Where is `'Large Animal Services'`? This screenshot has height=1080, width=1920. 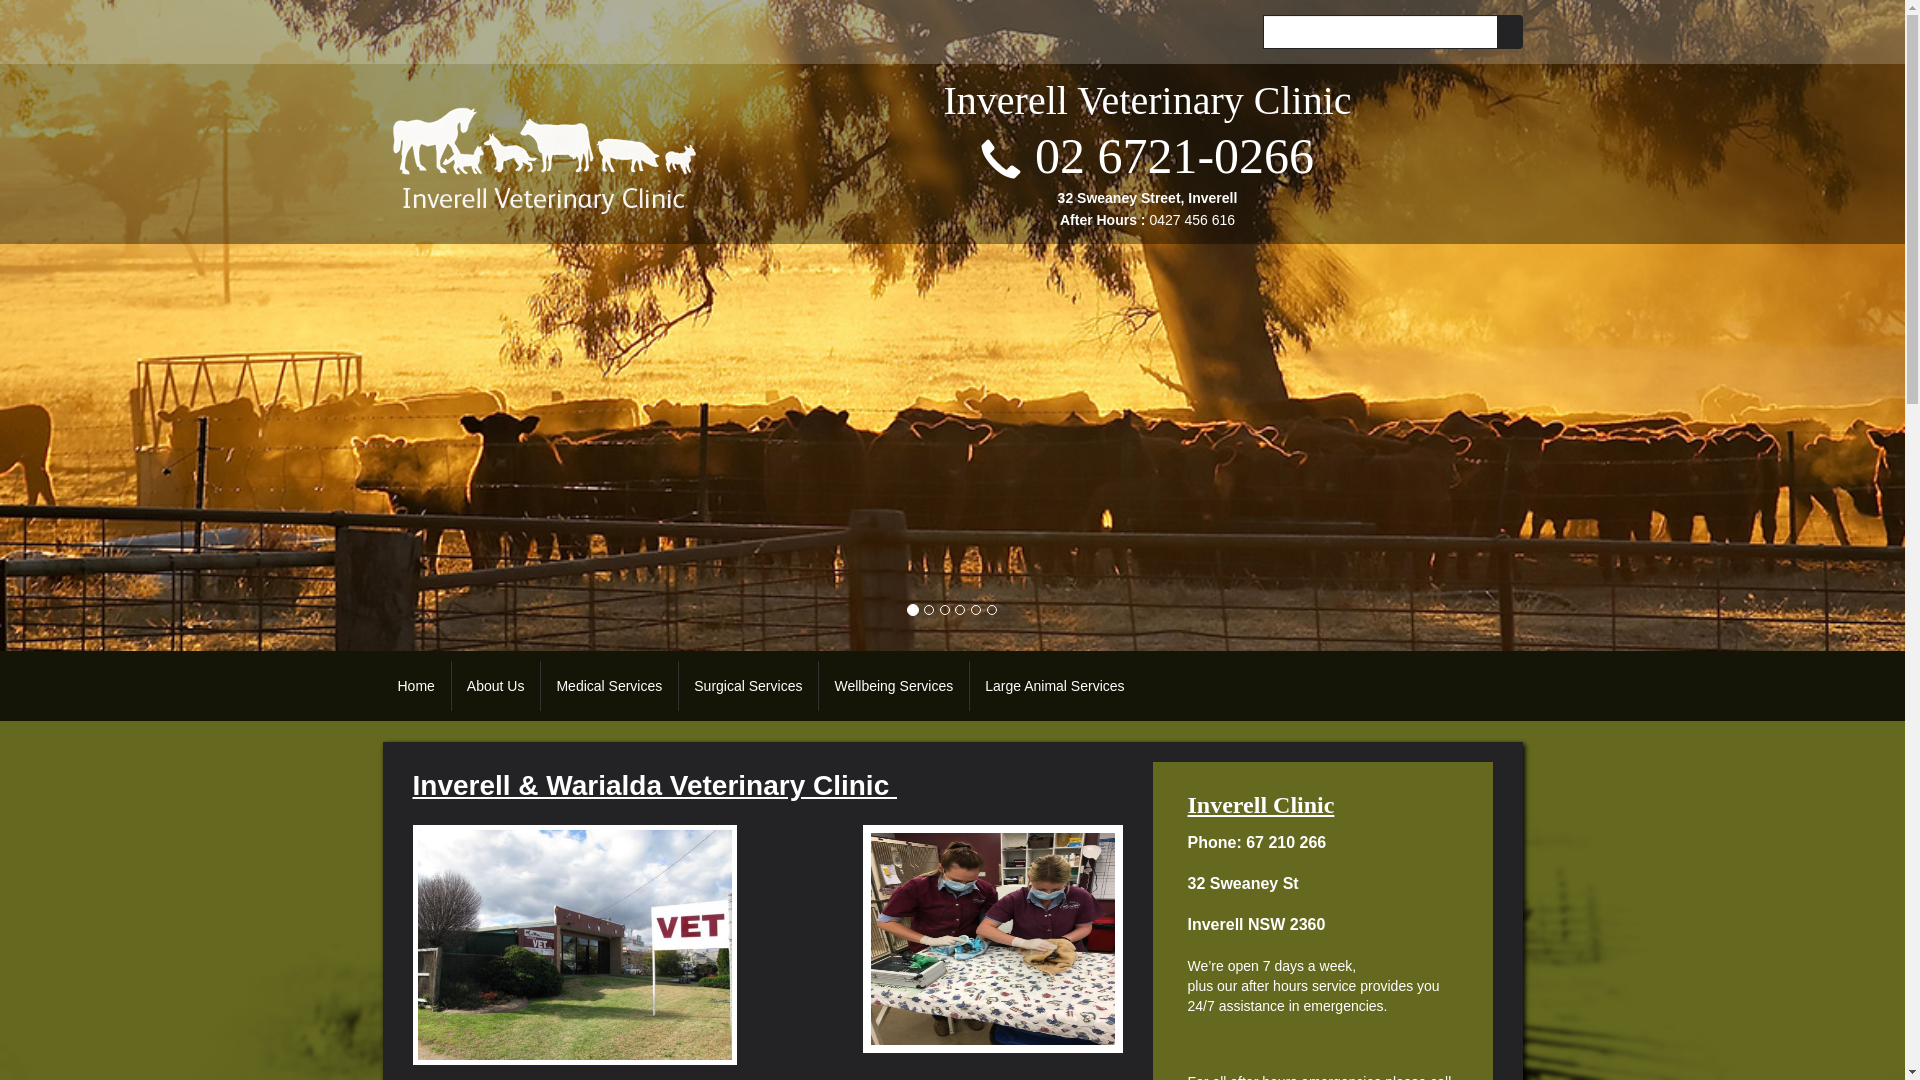
'Large Animal Services' is located at coordinates (1053, 685).